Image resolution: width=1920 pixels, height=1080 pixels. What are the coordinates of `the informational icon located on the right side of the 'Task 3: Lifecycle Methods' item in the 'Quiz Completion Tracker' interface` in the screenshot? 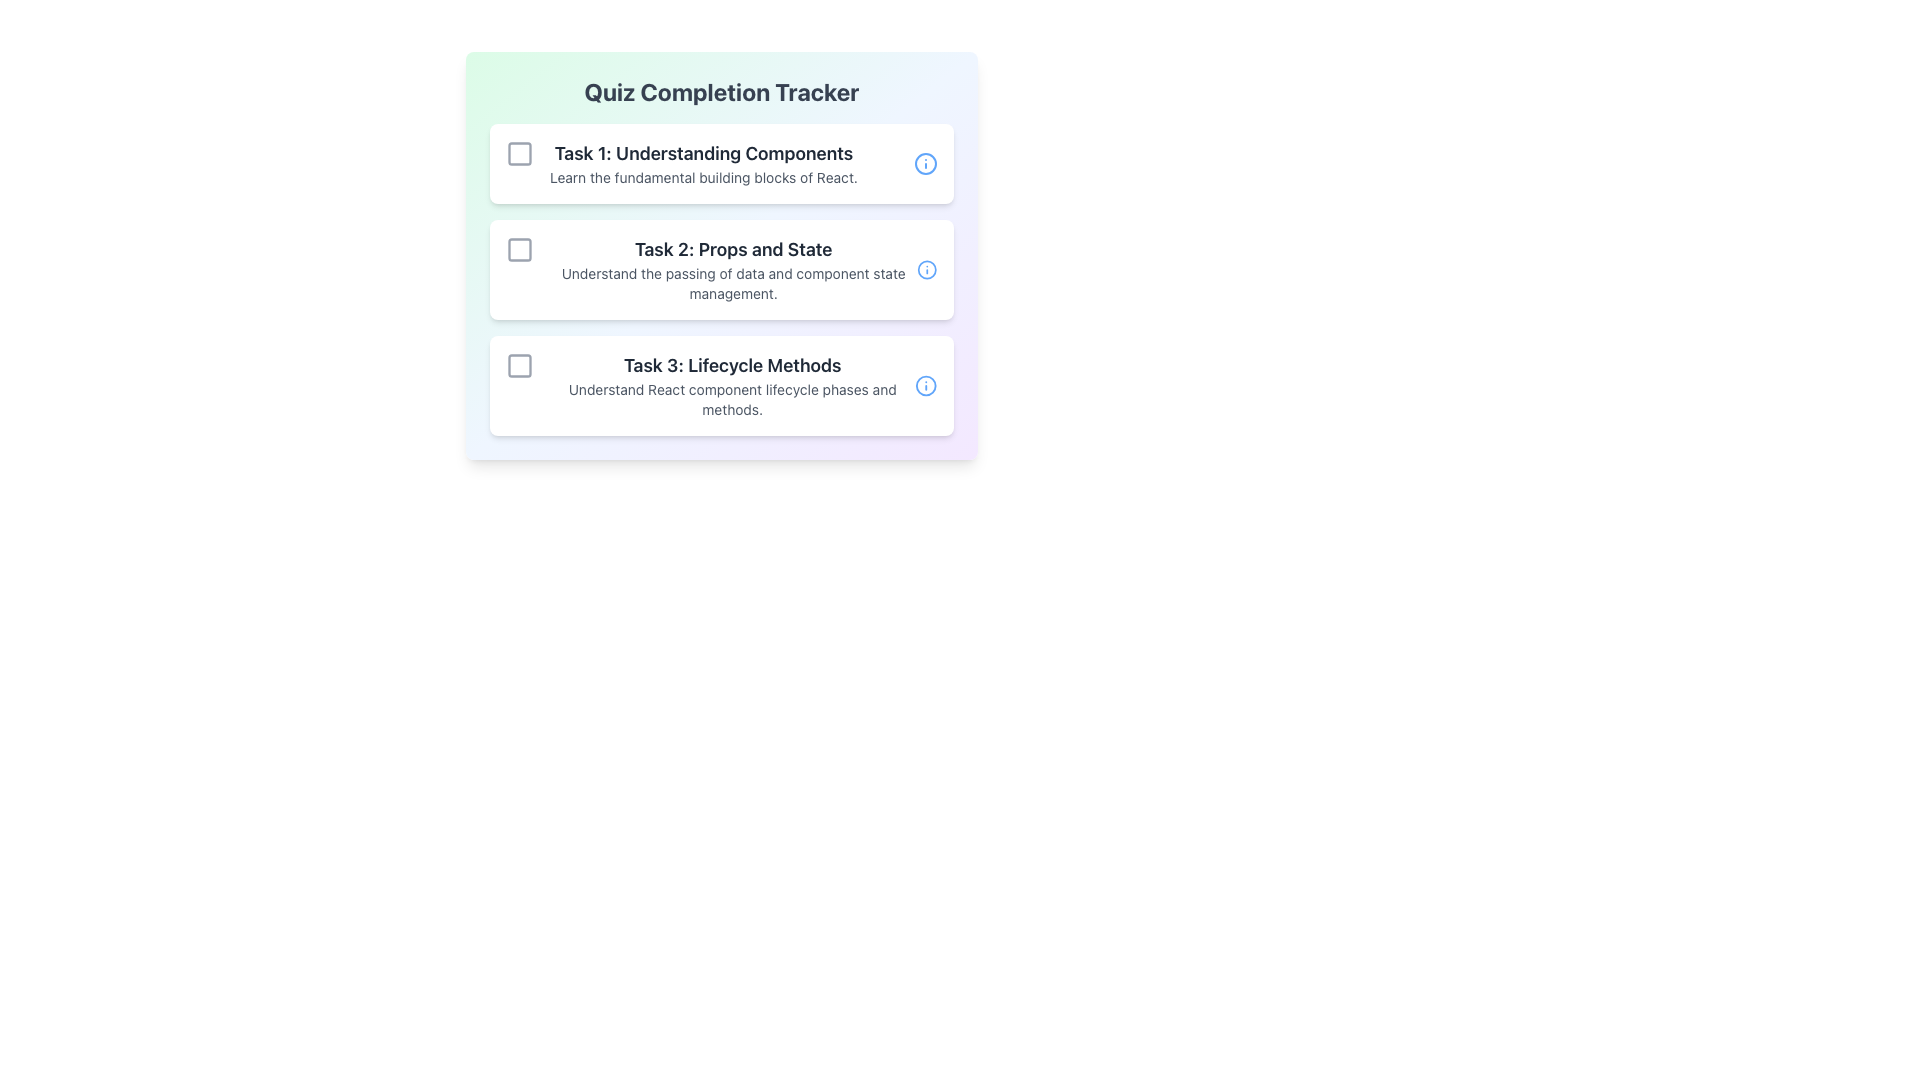 It's located at (925, 385).